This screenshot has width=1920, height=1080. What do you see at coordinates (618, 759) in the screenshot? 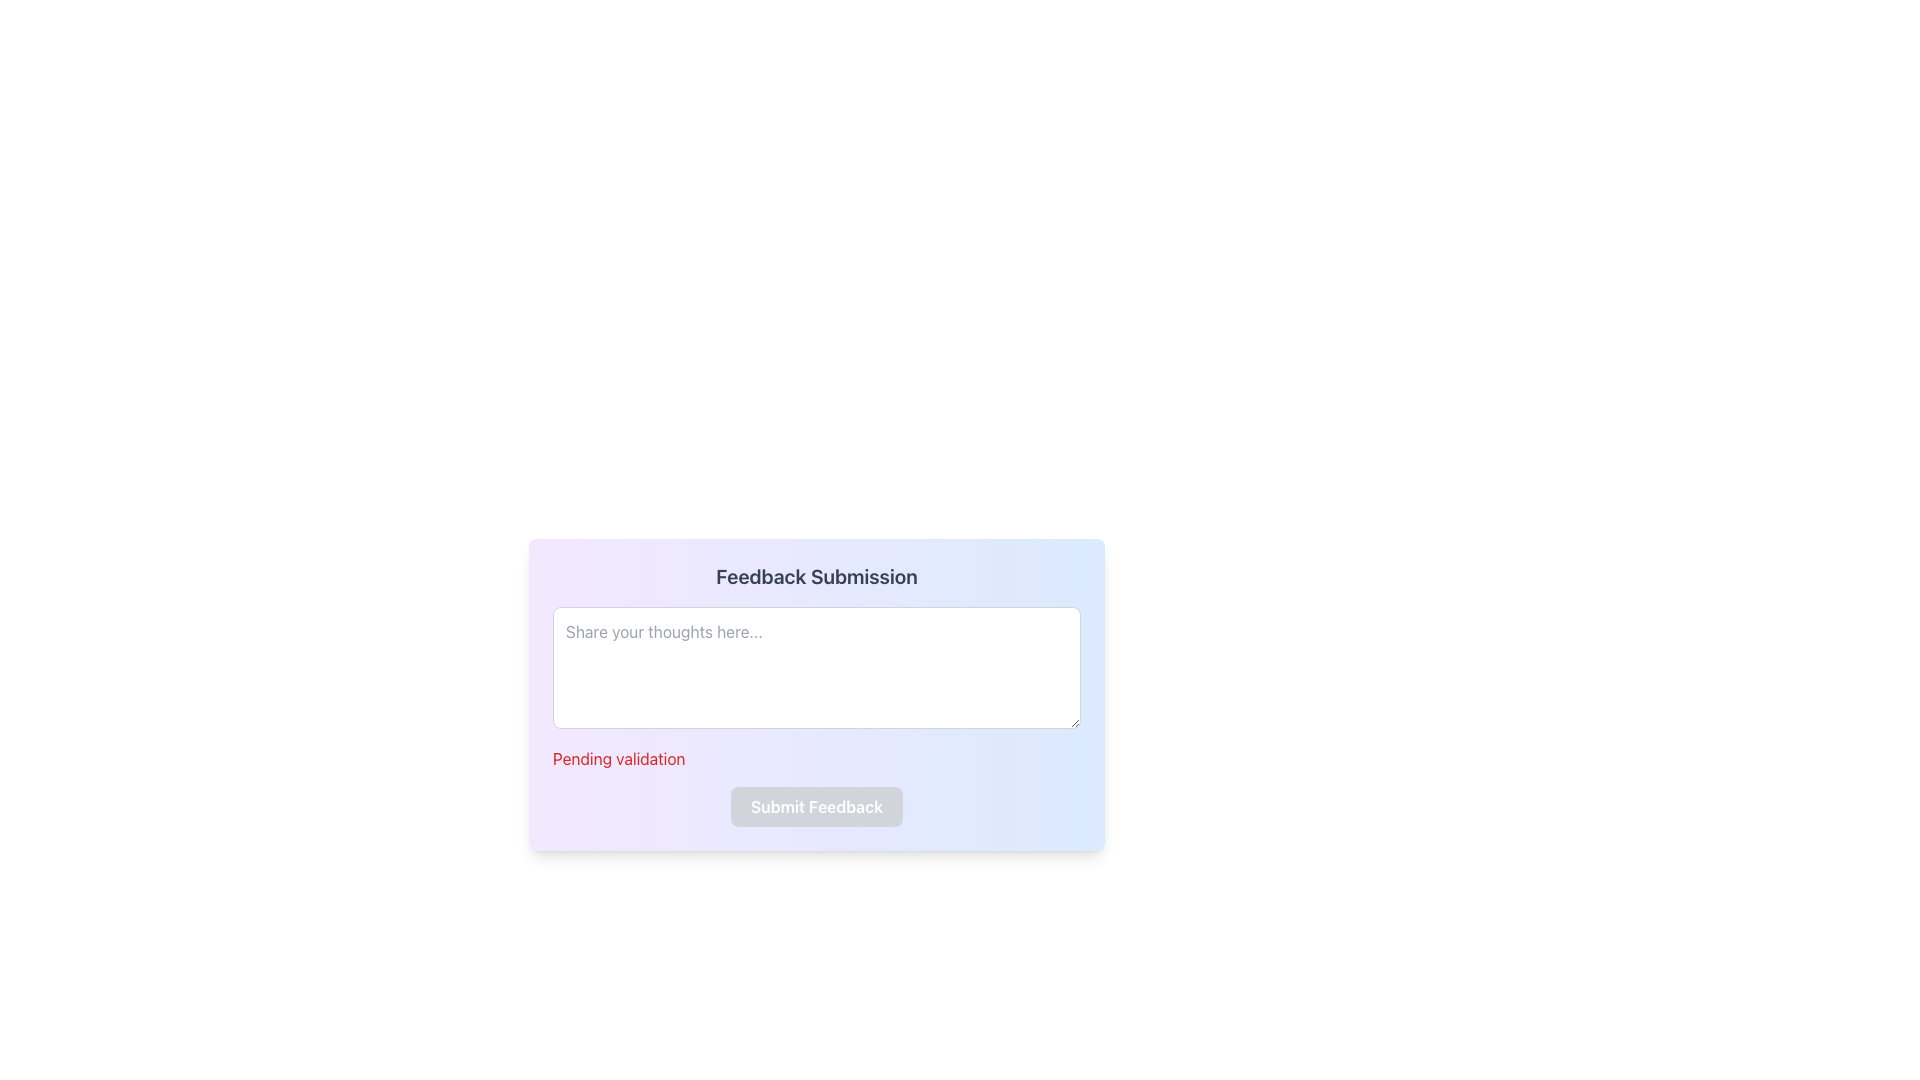
I see `the text label that reads 'Pending validation' styled in red, located just below the text input area of the feedback submission form` at bounding box center [618, 759].